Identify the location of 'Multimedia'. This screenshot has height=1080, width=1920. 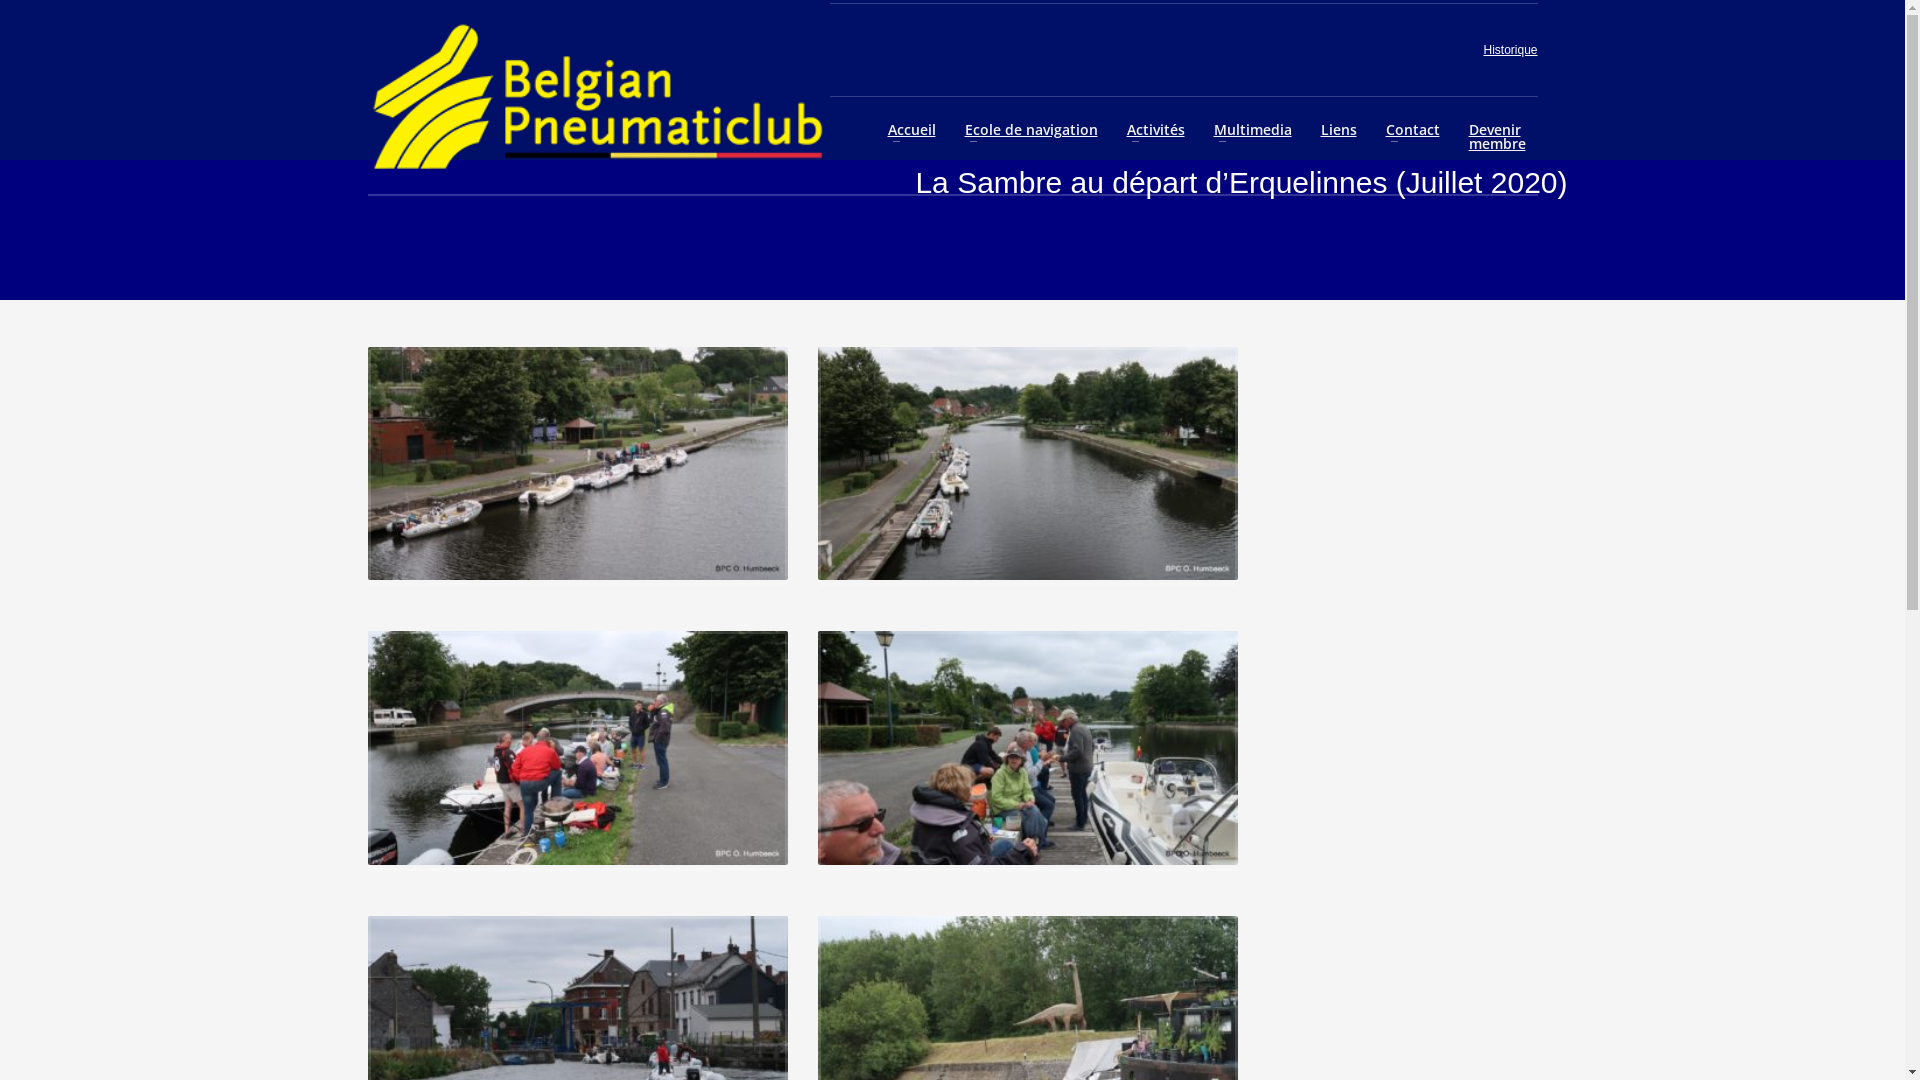
(1251, 130).